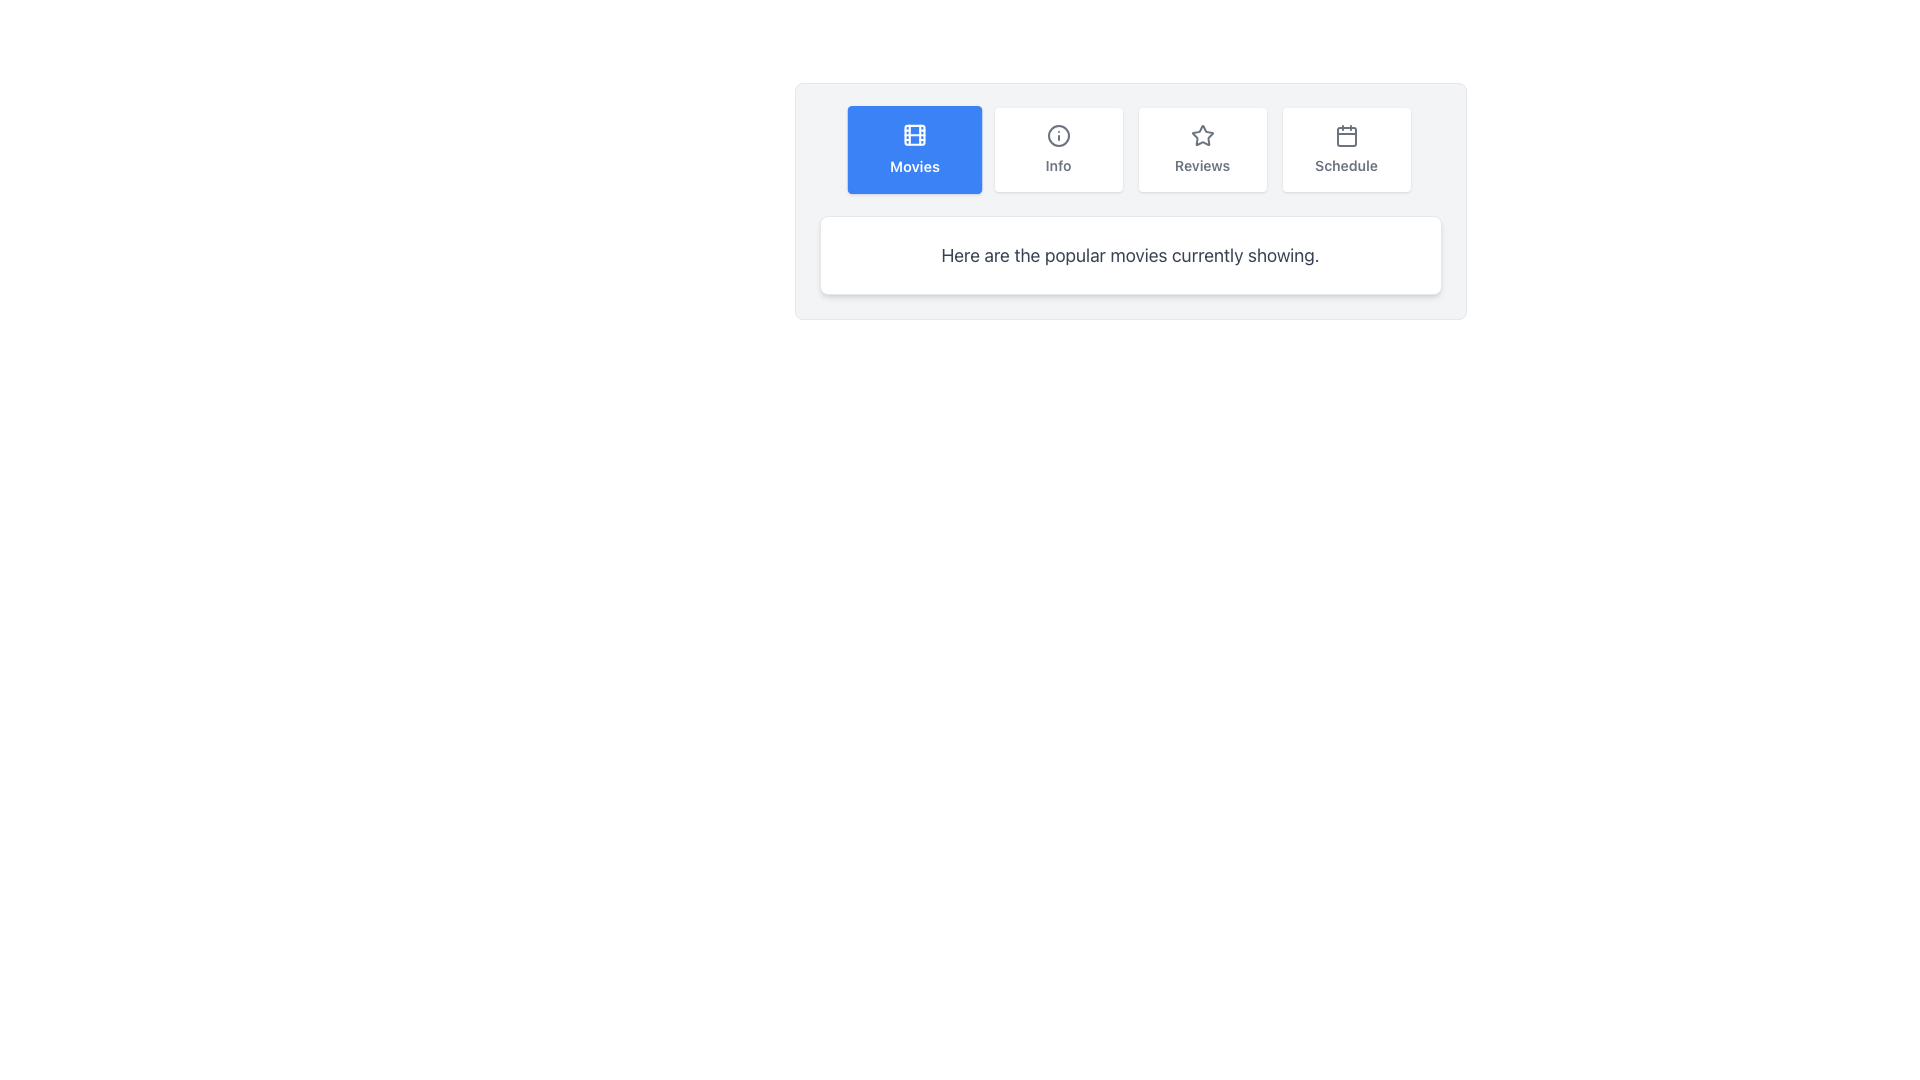 This screenshot has height=1080, width=1920. I want to click on the decorative 'Reviews' icon located above the 'Reviews' text in the menu, which is the third option from the left, so click(1201, 135).